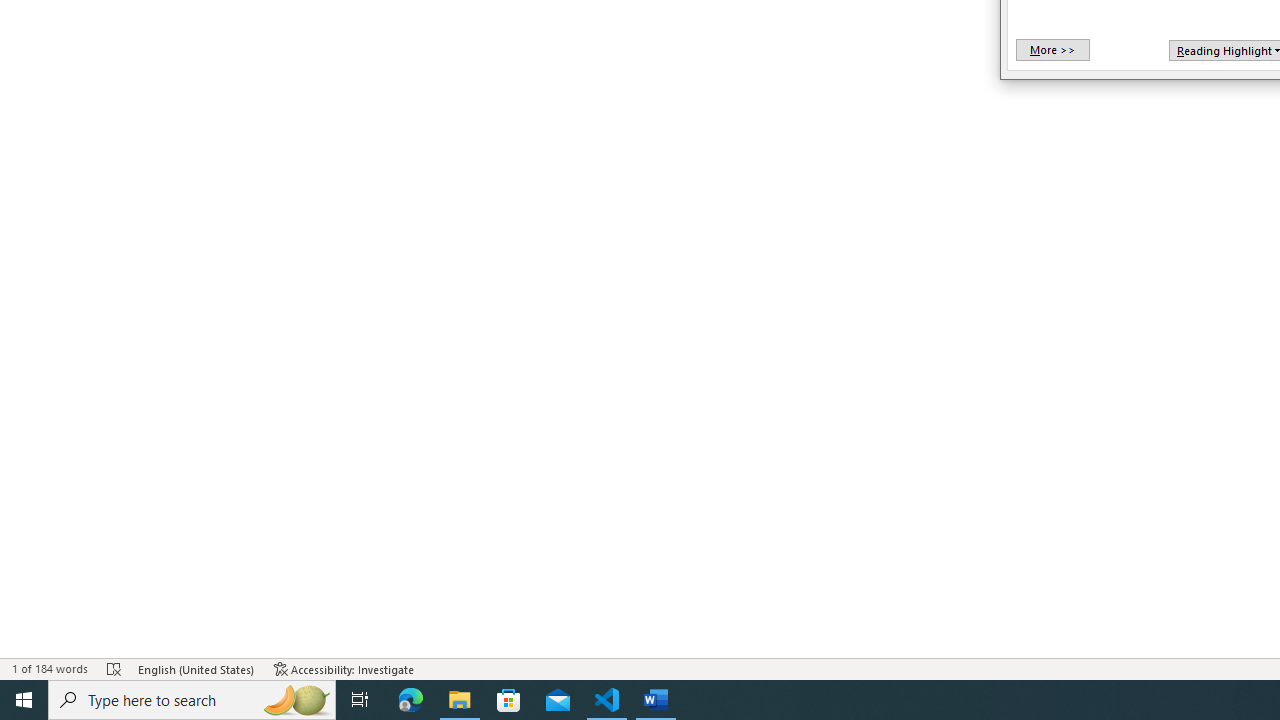 This screenshot has height=720, width=1280. Describe the element at coordinates (1051, 49) in the screenshot. I see `'More >>'` at that location.